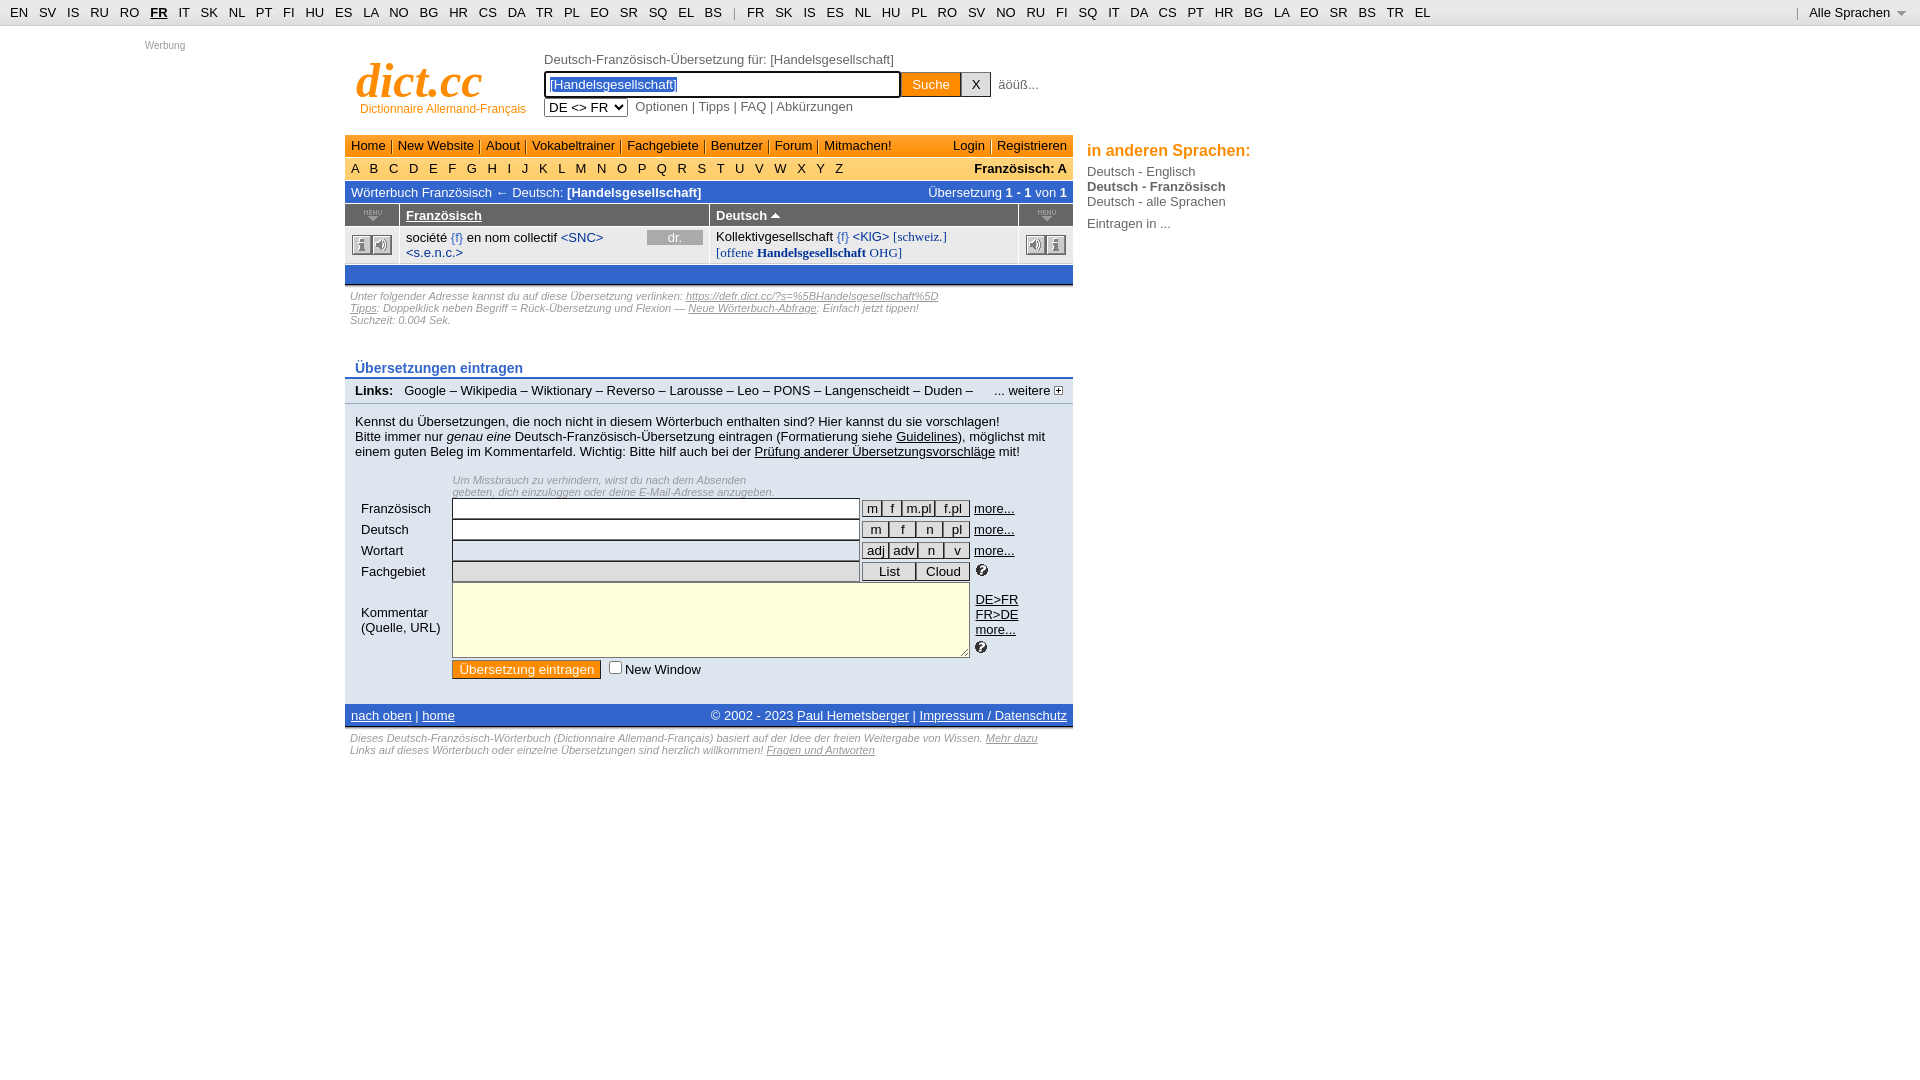  I want to click on 'f.pl', so click(951, 507).